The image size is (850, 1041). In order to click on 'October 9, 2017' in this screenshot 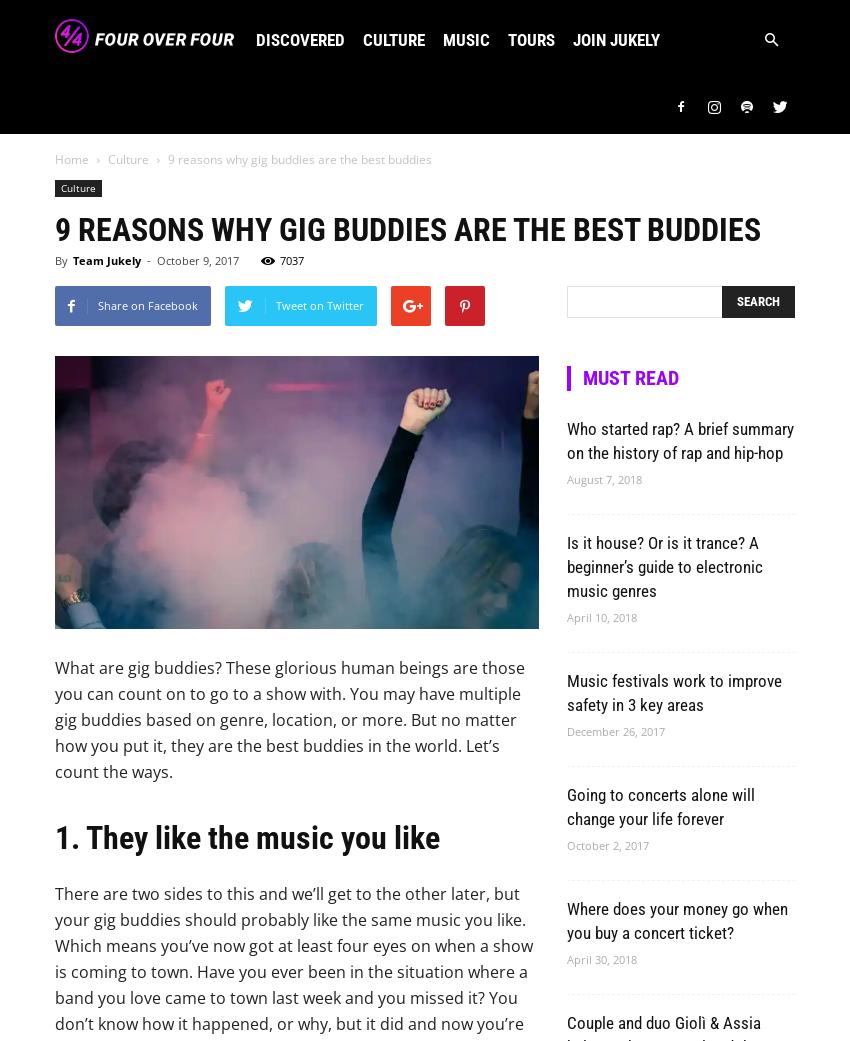, I will do `click(196, 259)`.